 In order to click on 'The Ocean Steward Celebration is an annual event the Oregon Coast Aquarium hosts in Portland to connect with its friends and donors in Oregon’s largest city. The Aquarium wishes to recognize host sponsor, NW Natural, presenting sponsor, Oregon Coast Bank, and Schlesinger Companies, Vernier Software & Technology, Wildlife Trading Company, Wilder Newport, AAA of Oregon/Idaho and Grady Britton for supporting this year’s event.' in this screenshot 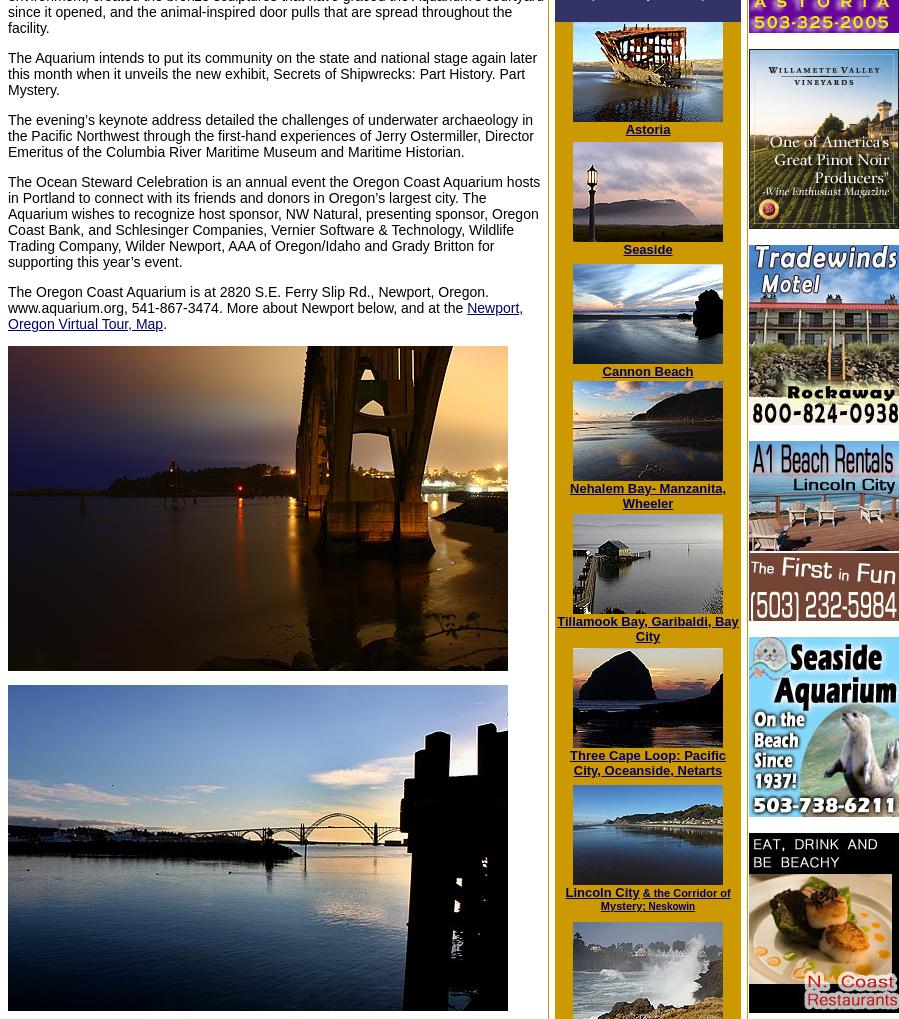, I will do `click(274, 221)`.